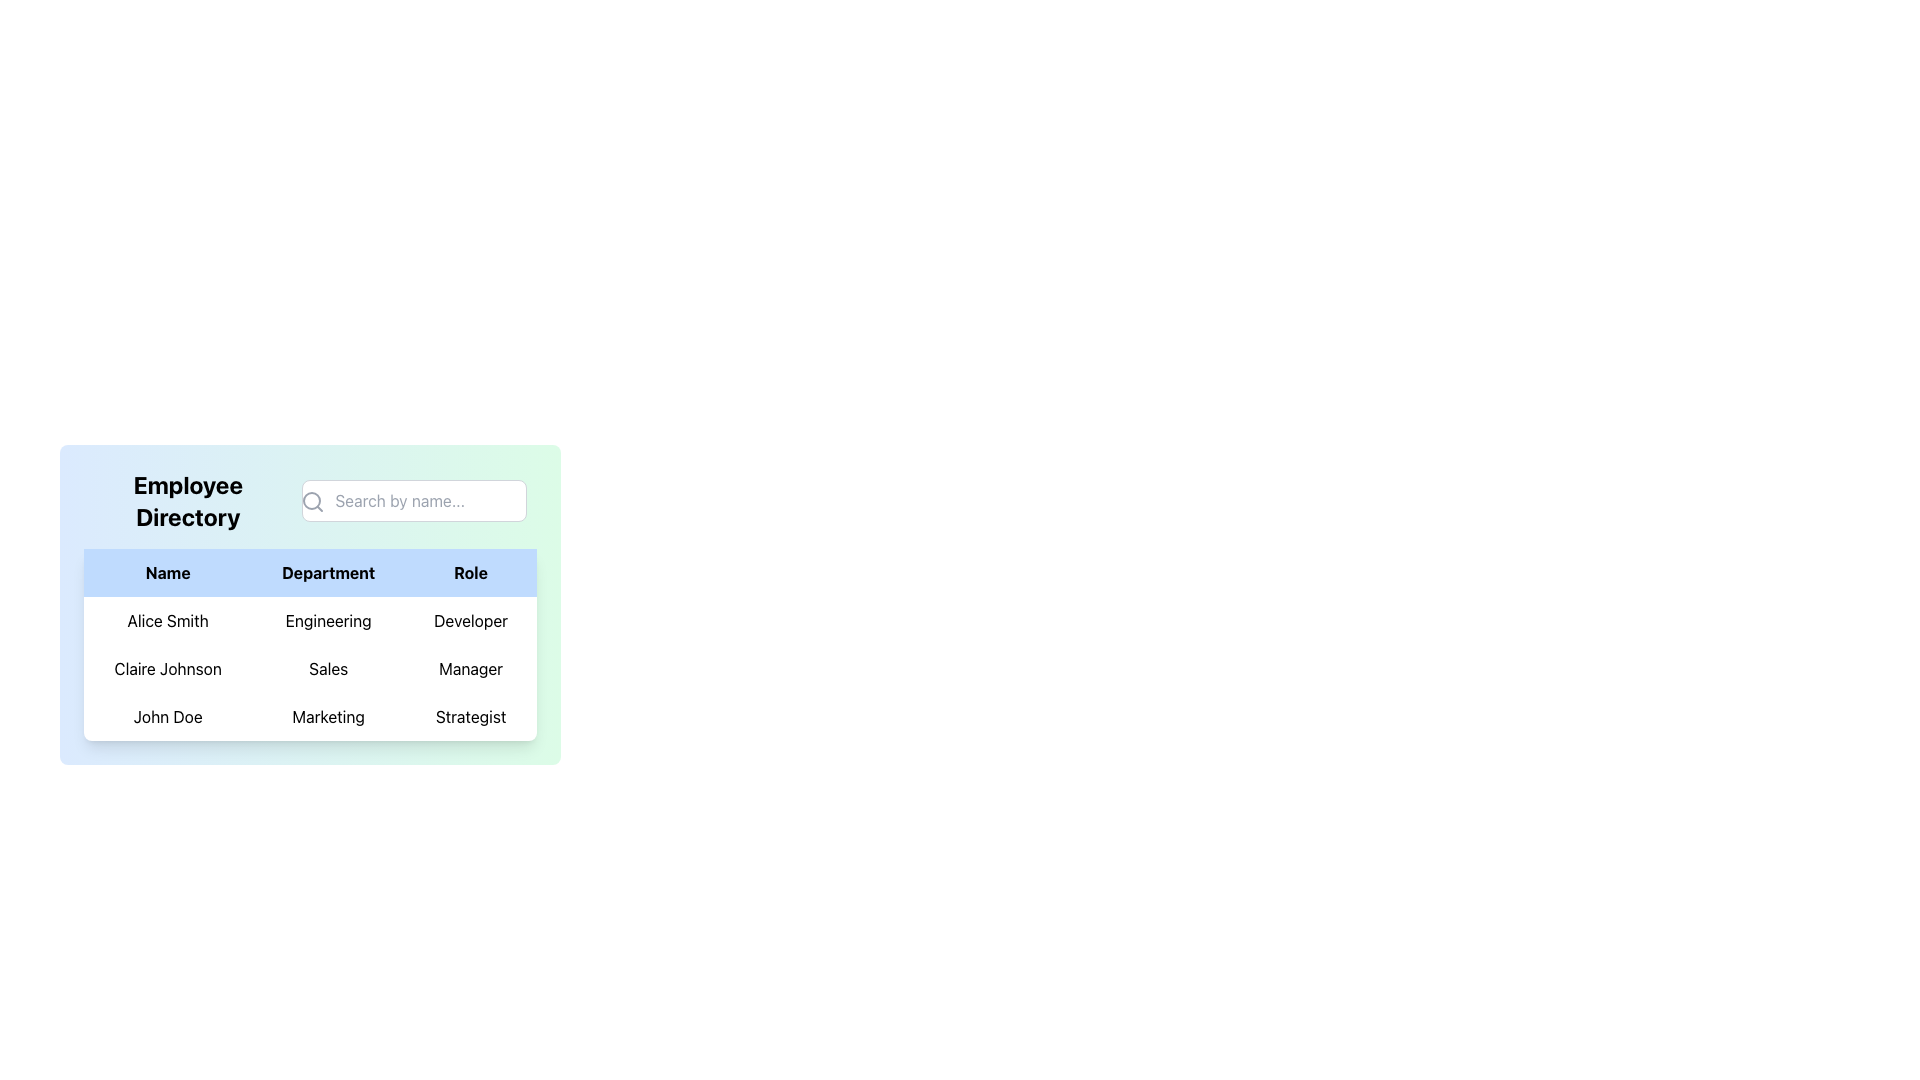 The image size is (1920, 1080). I want to click on the table cell displaying 'Marketing' for accessibility purposes, located in the second column of the third row of the 'Employee Directory' table, so click(328, 716).